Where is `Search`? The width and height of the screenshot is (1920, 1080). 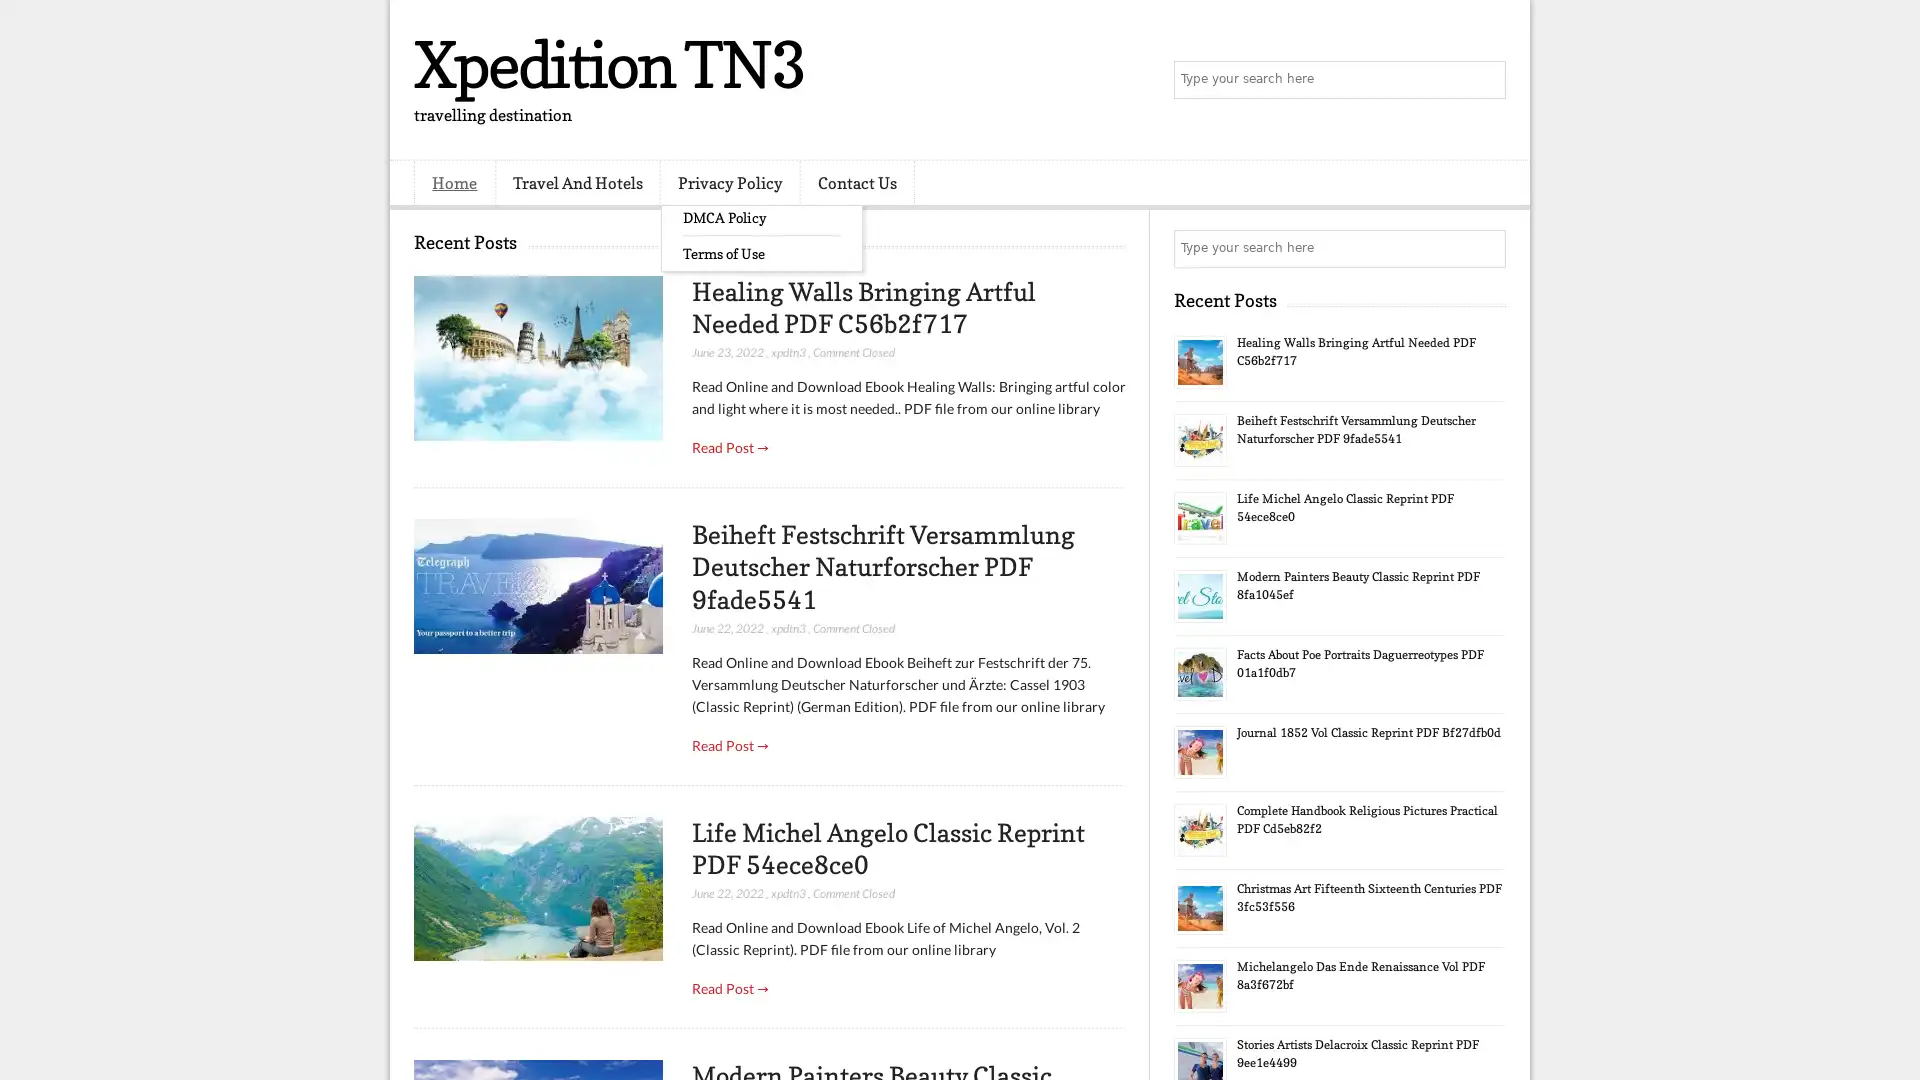
Search is located at coordinates (1485, 248).